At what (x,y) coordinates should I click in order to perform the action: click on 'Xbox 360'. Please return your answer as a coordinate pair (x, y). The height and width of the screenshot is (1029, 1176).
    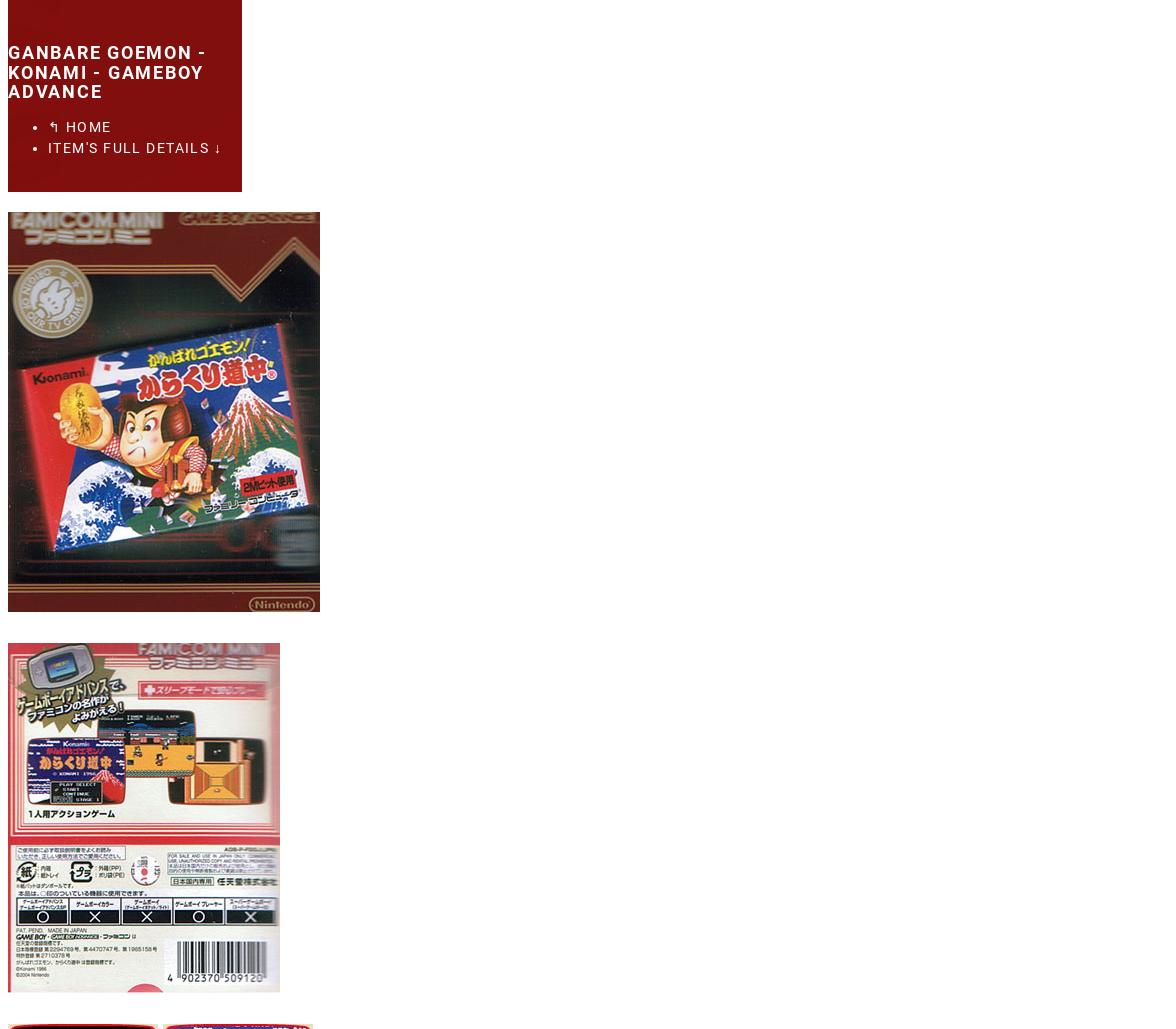
    Looking at the image, I should click on (109, 980).